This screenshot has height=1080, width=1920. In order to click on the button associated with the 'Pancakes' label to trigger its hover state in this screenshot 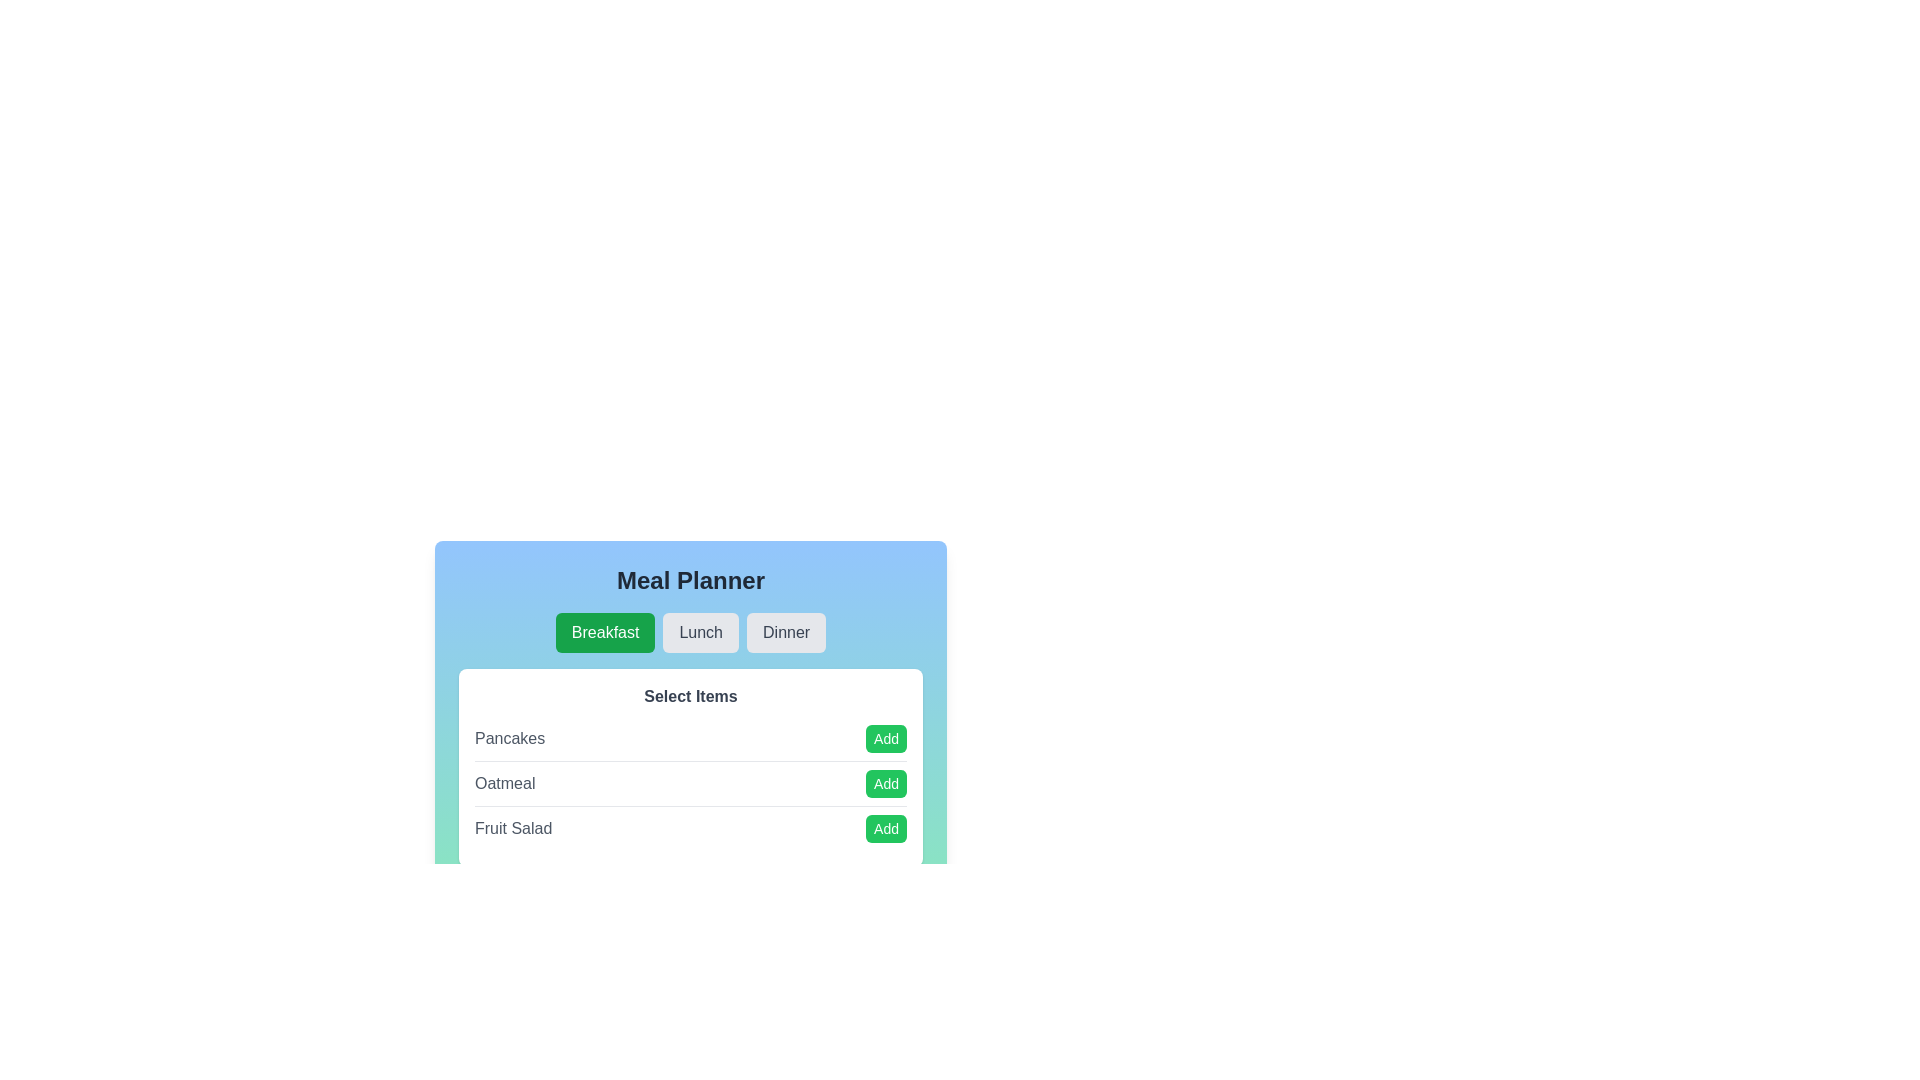, I will do `click(885, 739)`.